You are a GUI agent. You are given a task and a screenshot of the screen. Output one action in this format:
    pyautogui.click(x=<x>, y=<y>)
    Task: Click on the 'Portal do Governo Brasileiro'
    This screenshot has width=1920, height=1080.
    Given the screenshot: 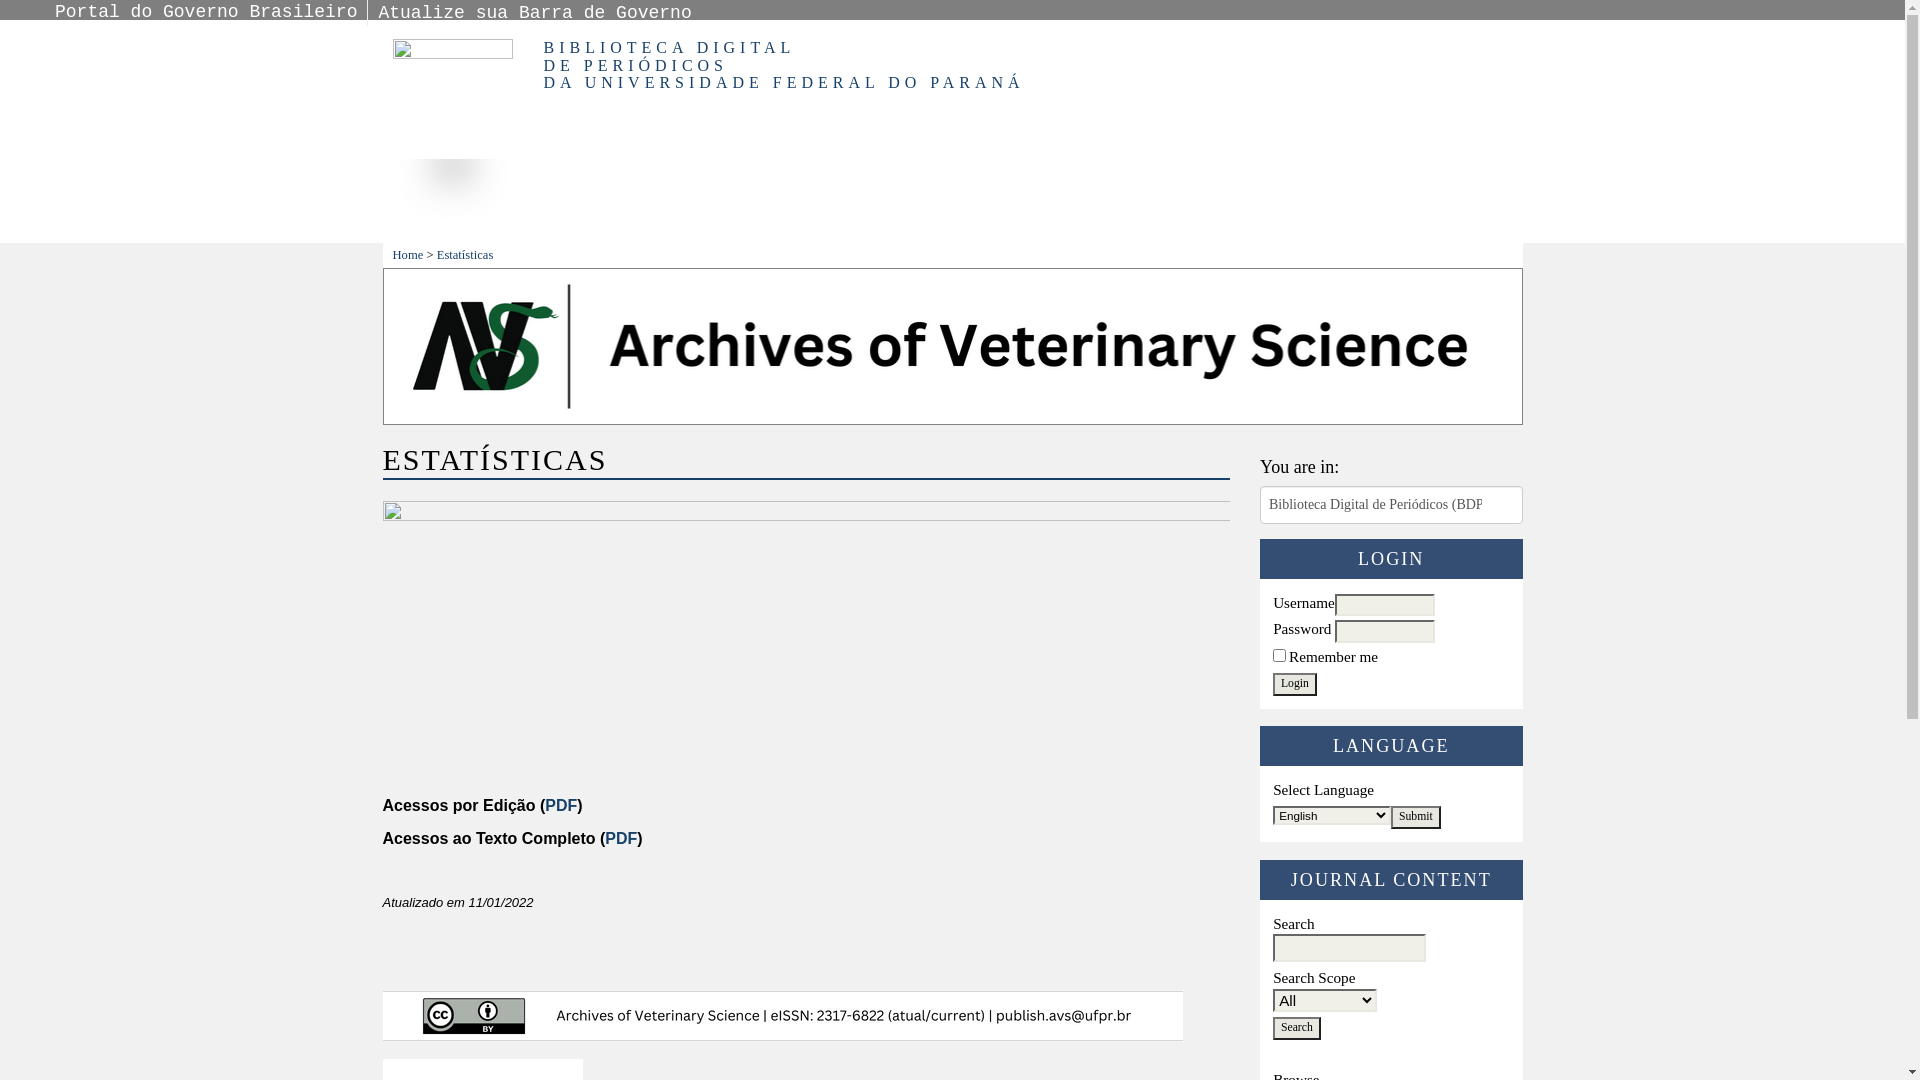 What is the action you would take?
    pyautogui.click(x=206, y=11)
    